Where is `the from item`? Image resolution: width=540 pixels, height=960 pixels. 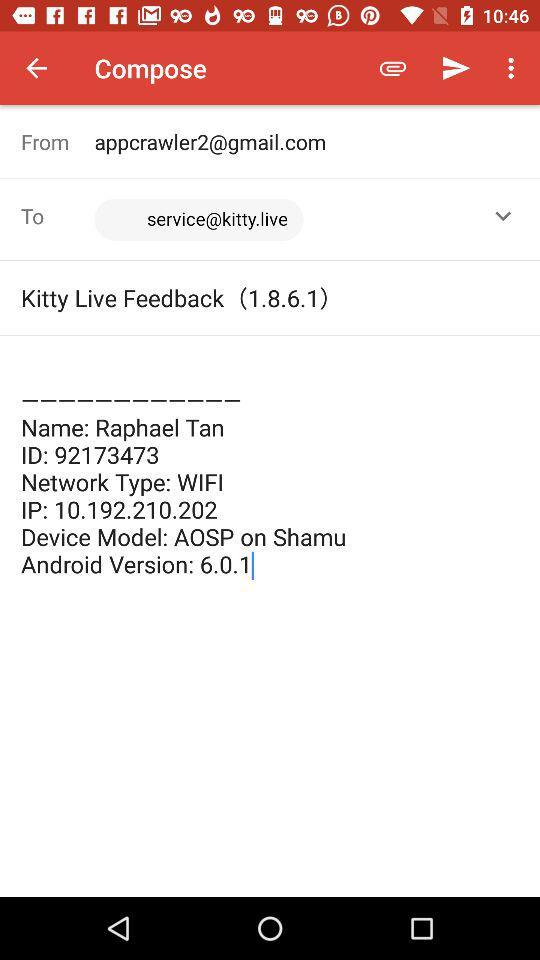
the from item is located at coordinates (57, 140).